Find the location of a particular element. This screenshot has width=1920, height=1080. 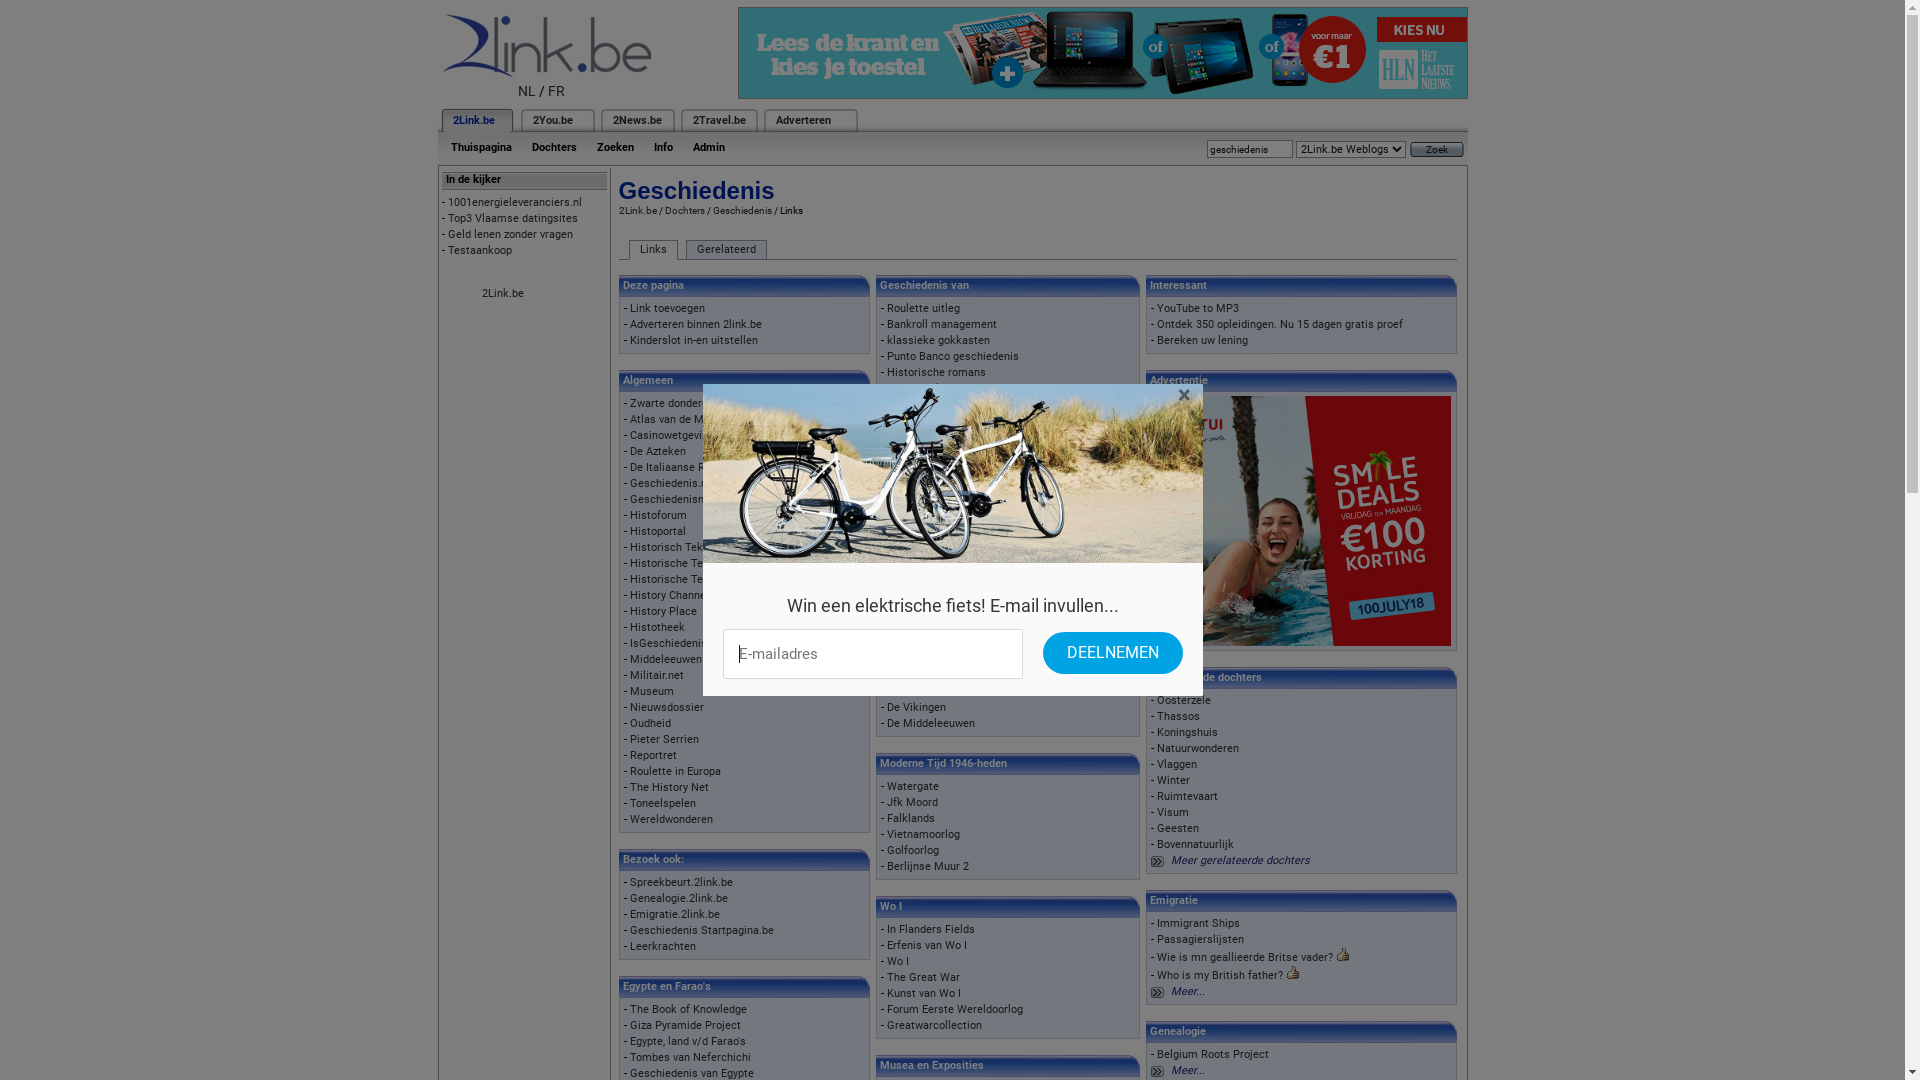

'Oudheid' is located at coordinates (650, 723).